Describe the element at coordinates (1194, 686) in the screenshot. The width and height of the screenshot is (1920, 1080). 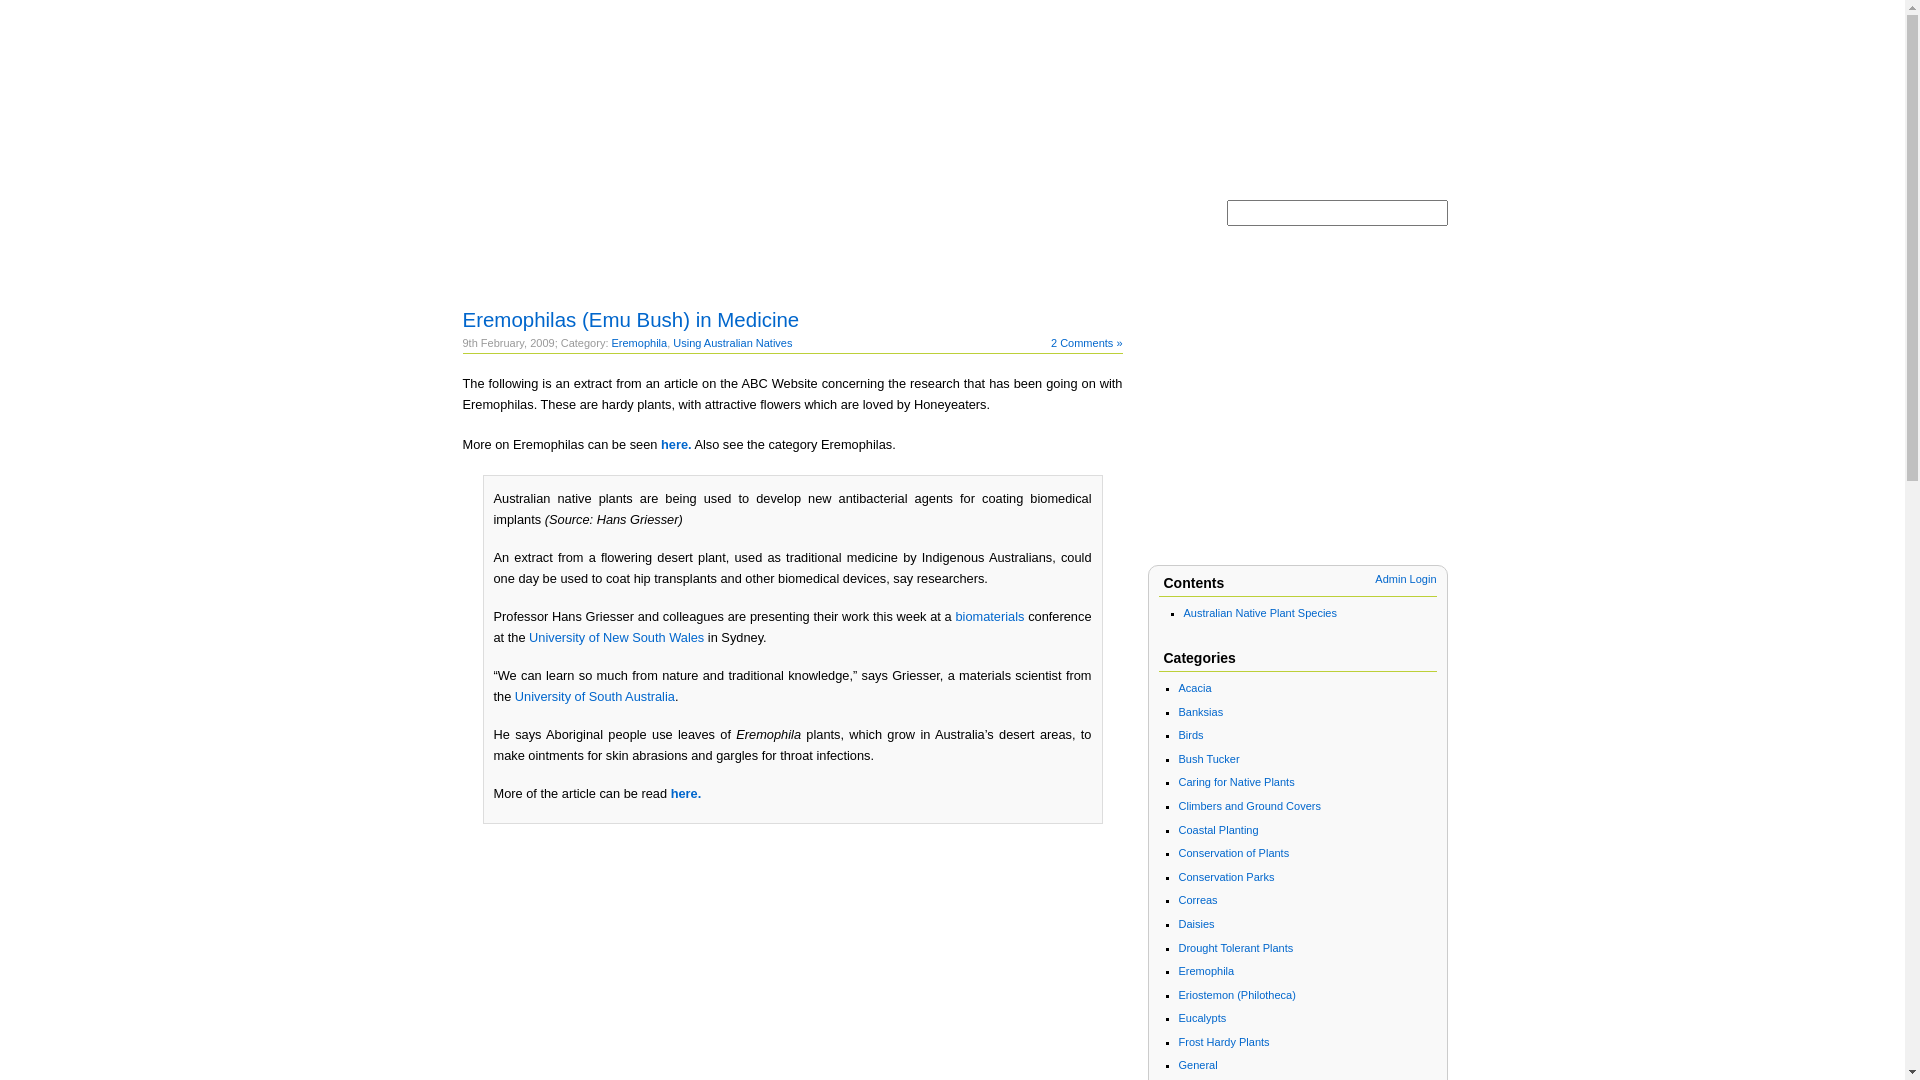
I see `'Acacia'` at that location.